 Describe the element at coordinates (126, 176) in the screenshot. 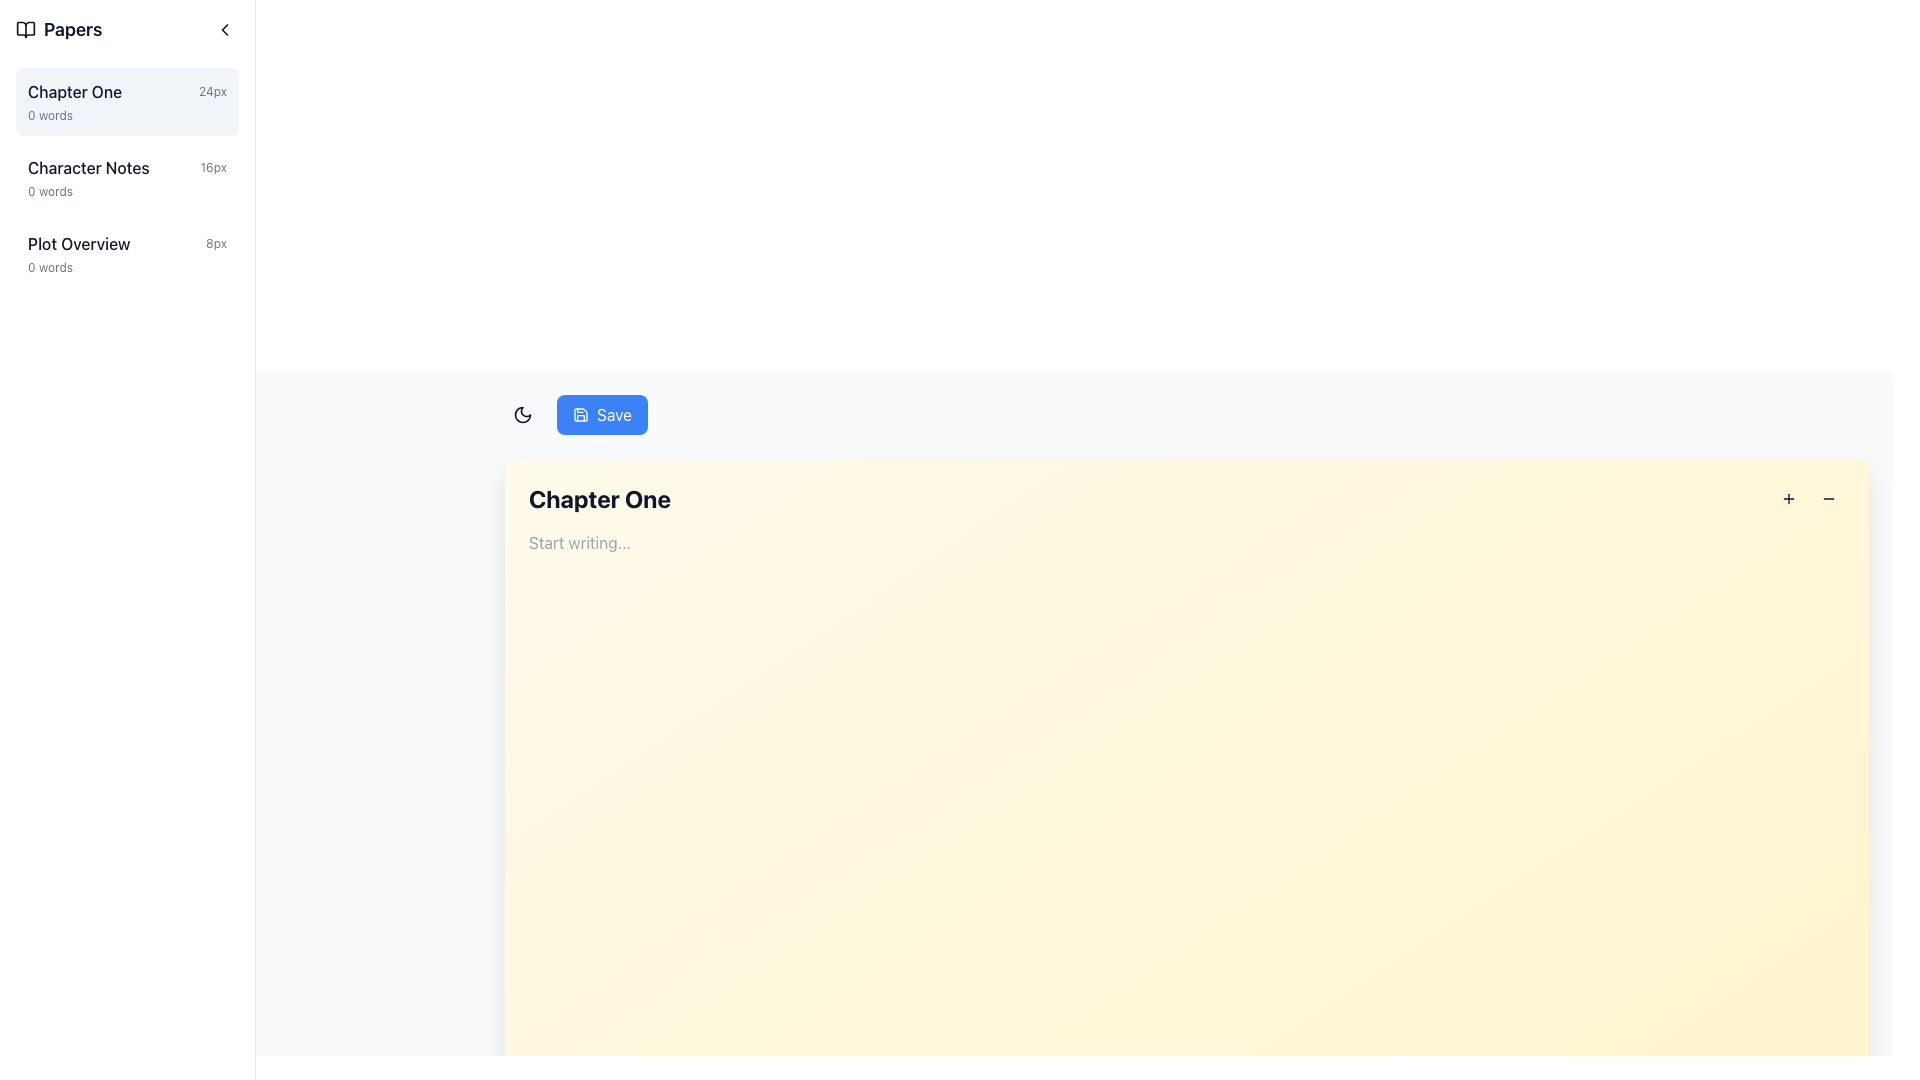

I see `the 'Character Notes' navigation link in the sidebar to change its background coloration` at that location.